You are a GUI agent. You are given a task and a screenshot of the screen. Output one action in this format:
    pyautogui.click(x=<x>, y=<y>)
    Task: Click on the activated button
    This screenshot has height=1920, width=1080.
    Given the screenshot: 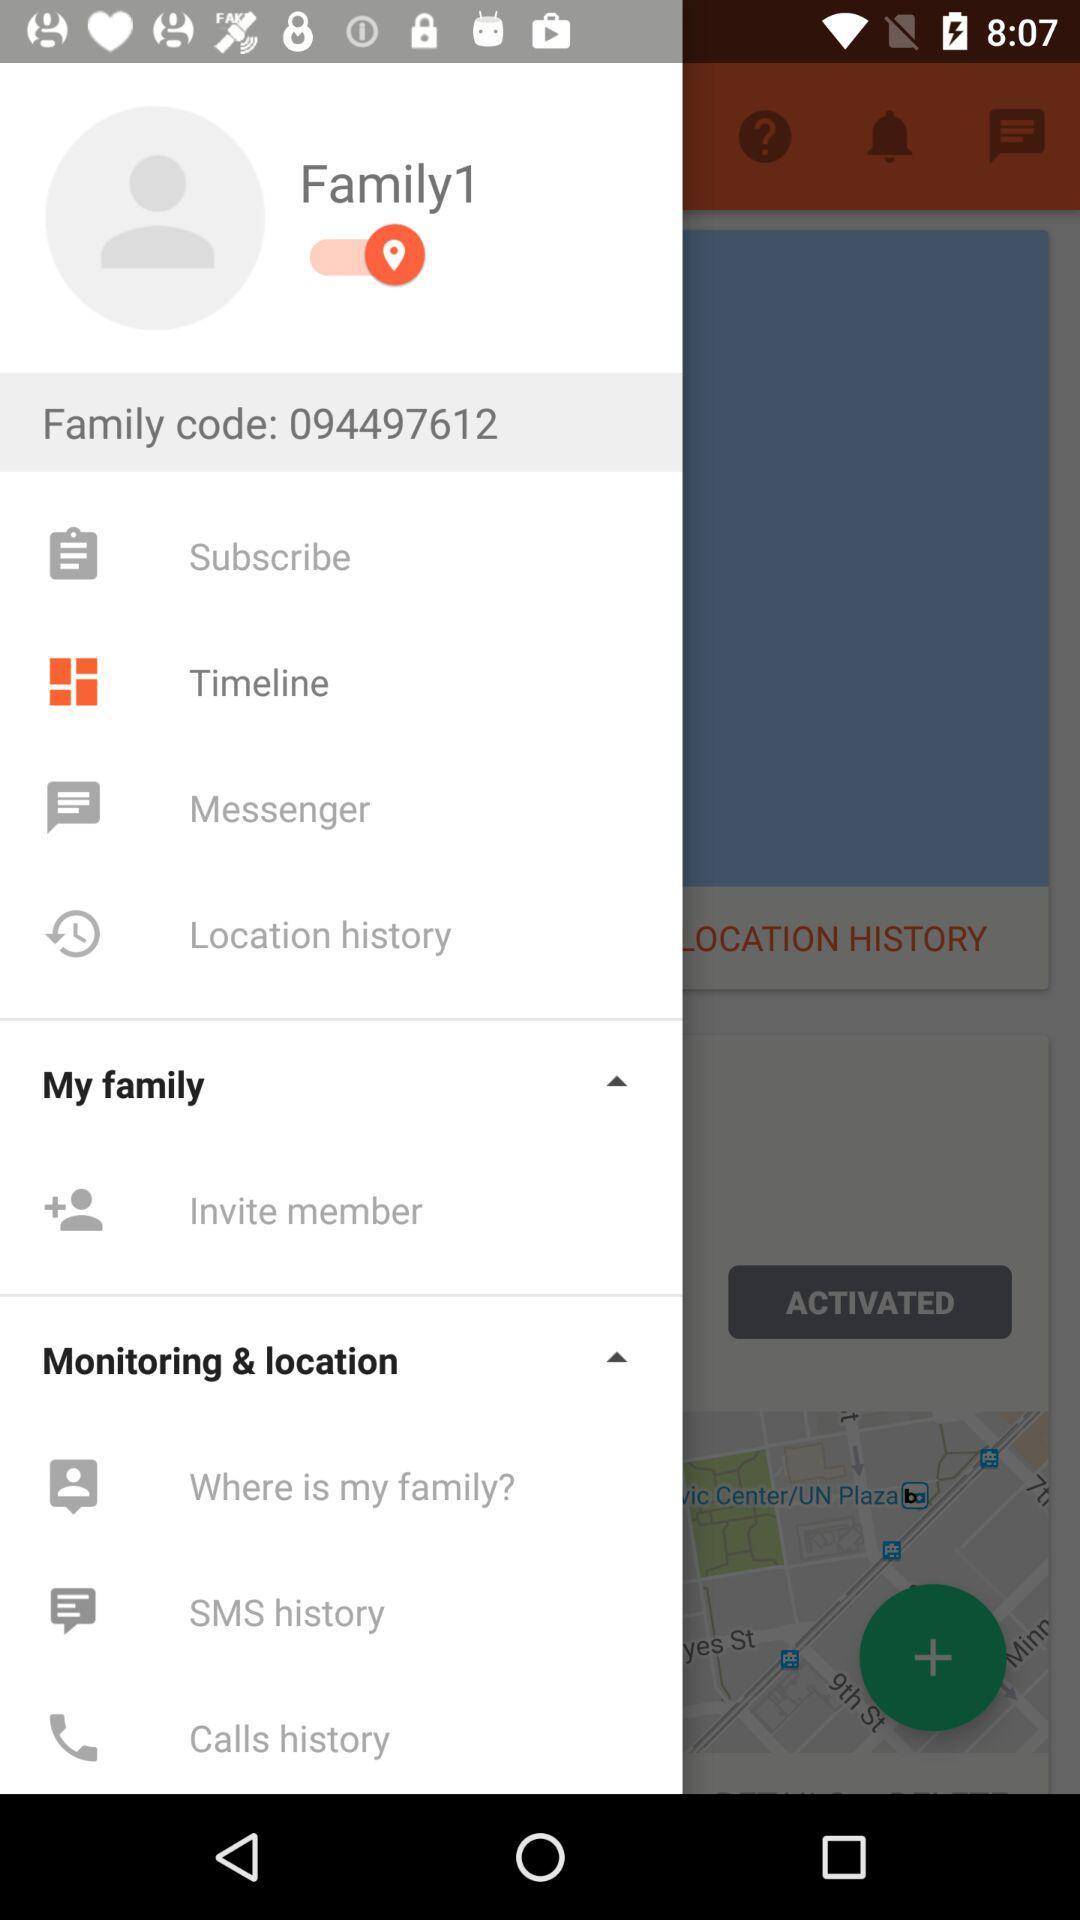 What is the action you would take?
    pyautogui.click(x=869, y=1301)
    